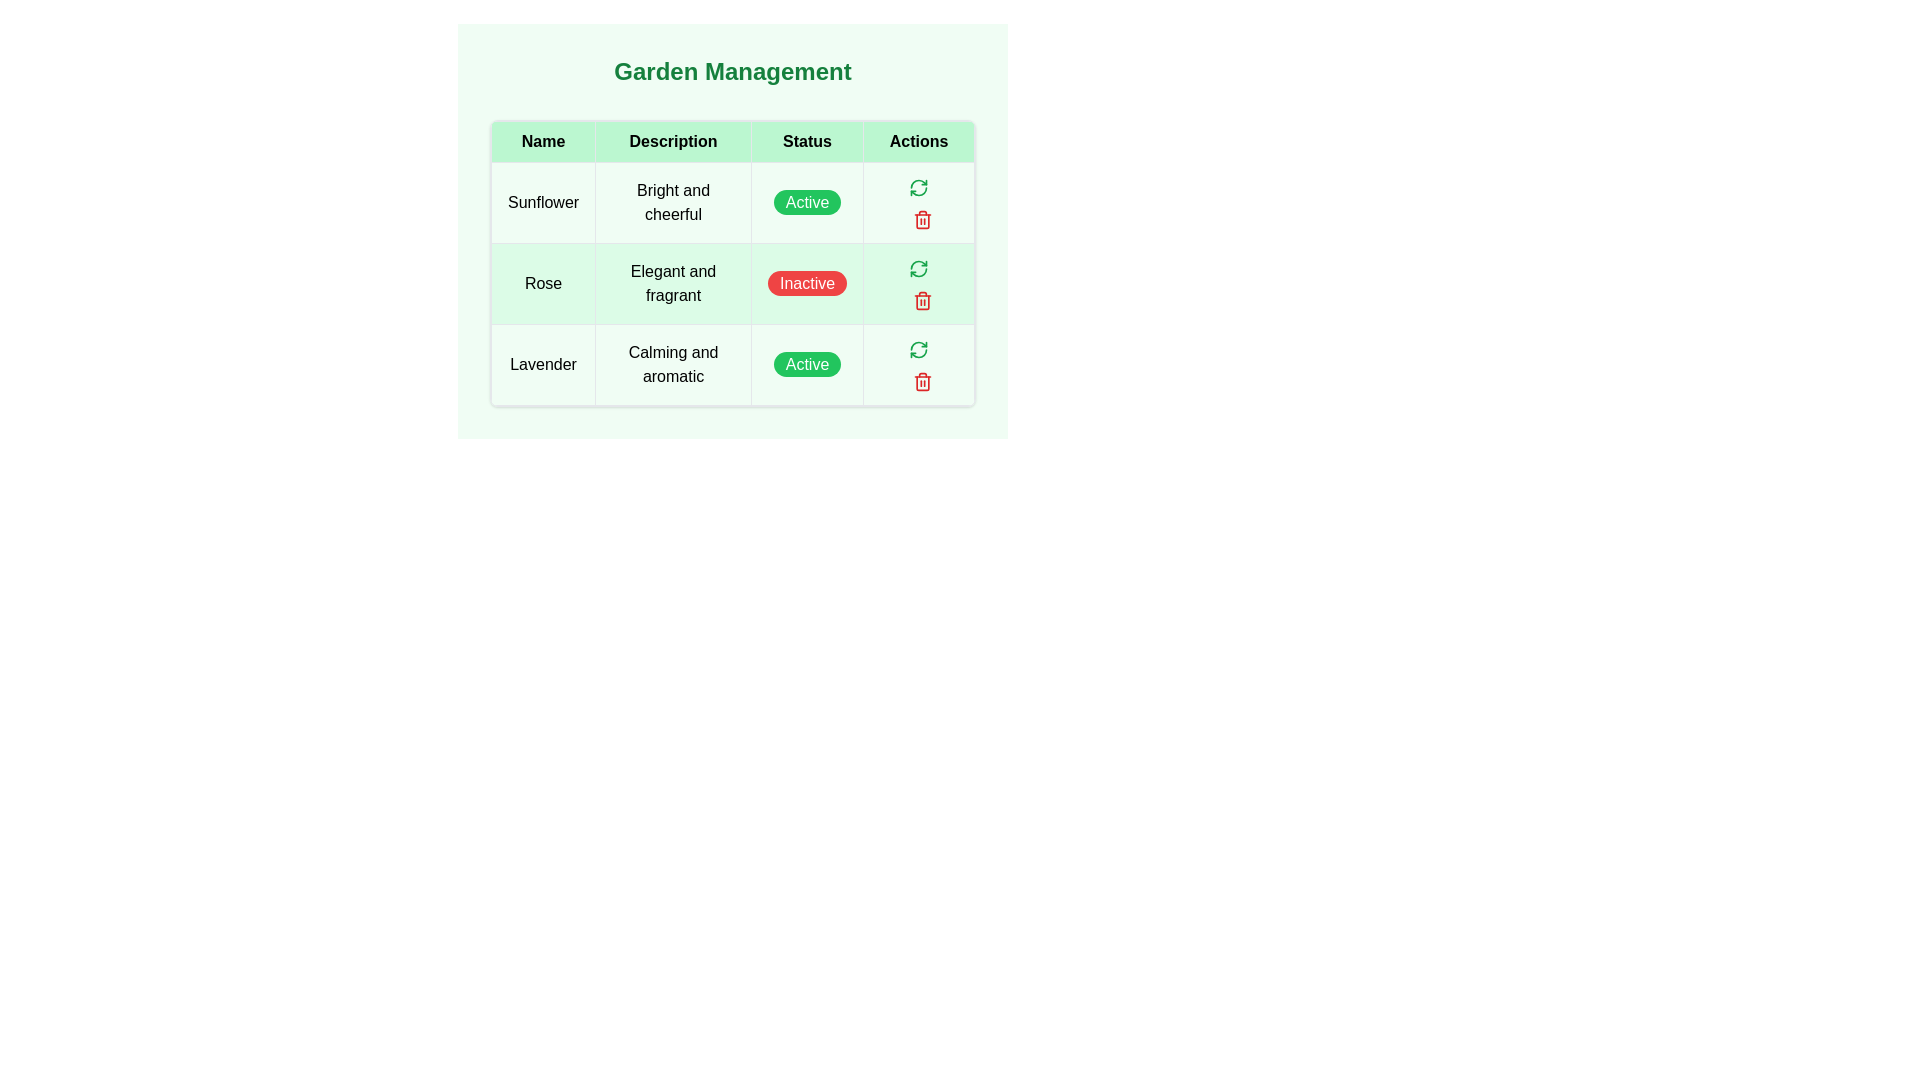 The height and width of the screenshot is (1080, 1920). What do you see at coordinates (918, 284) in the screenshot?
I see `the Interactive icon group for the item 'Rose', which includes options to reset and delete the item` at bounding box center [918, 284].